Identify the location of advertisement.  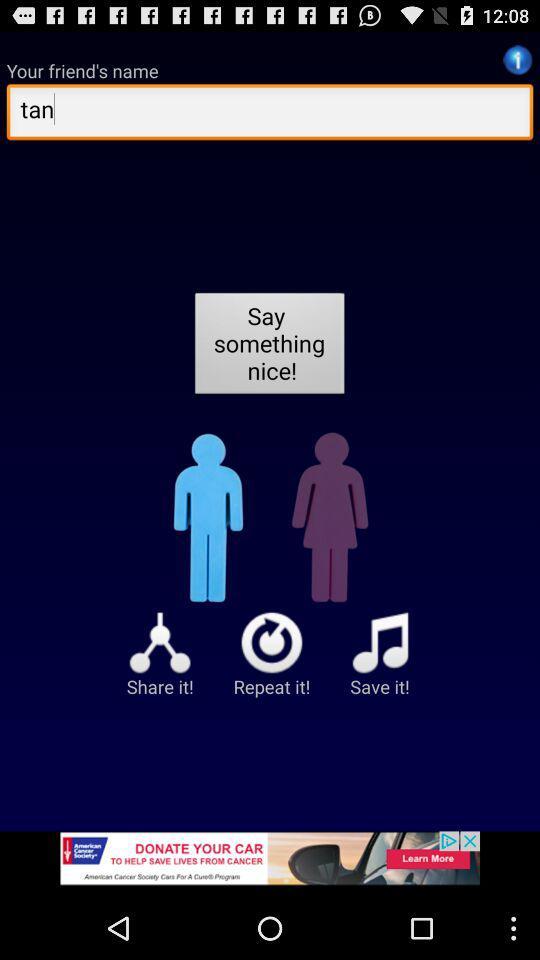
(270, 863).